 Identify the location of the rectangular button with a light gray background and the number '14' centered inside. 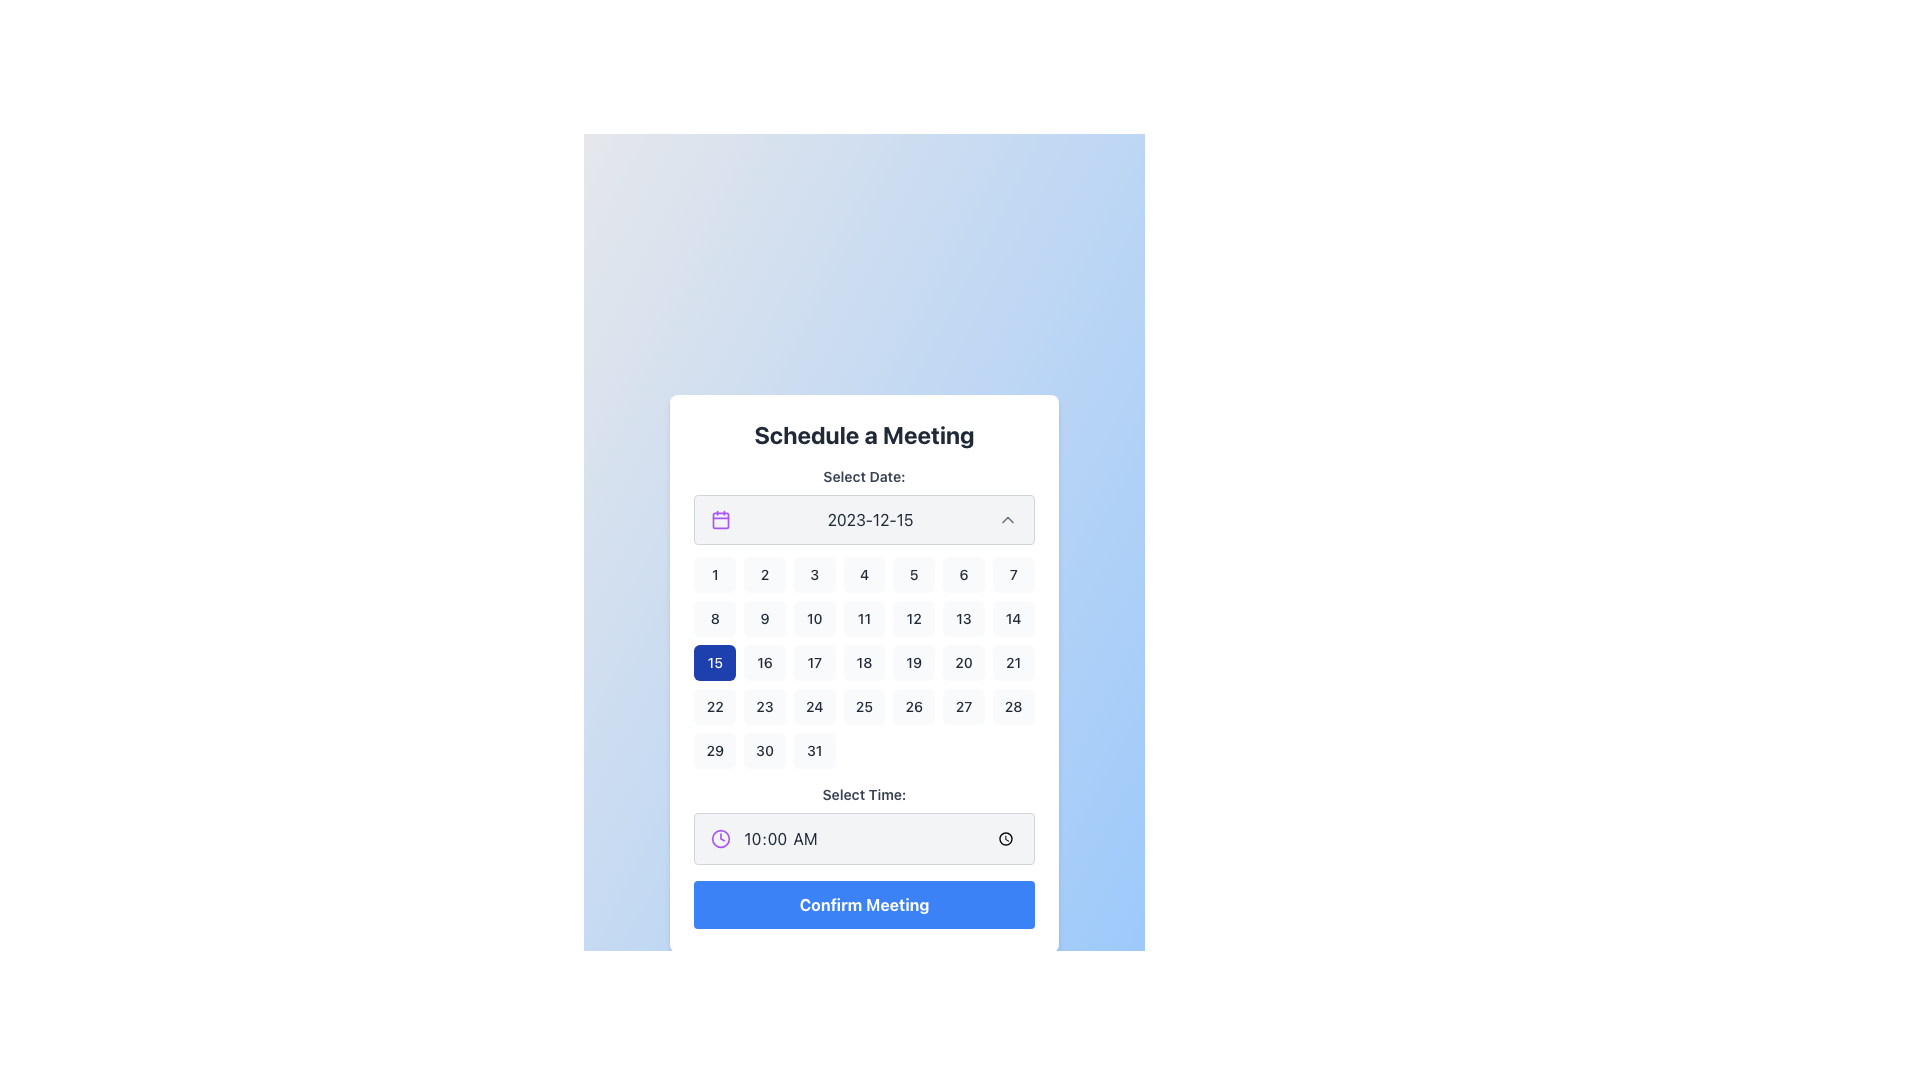
(1013, 617).